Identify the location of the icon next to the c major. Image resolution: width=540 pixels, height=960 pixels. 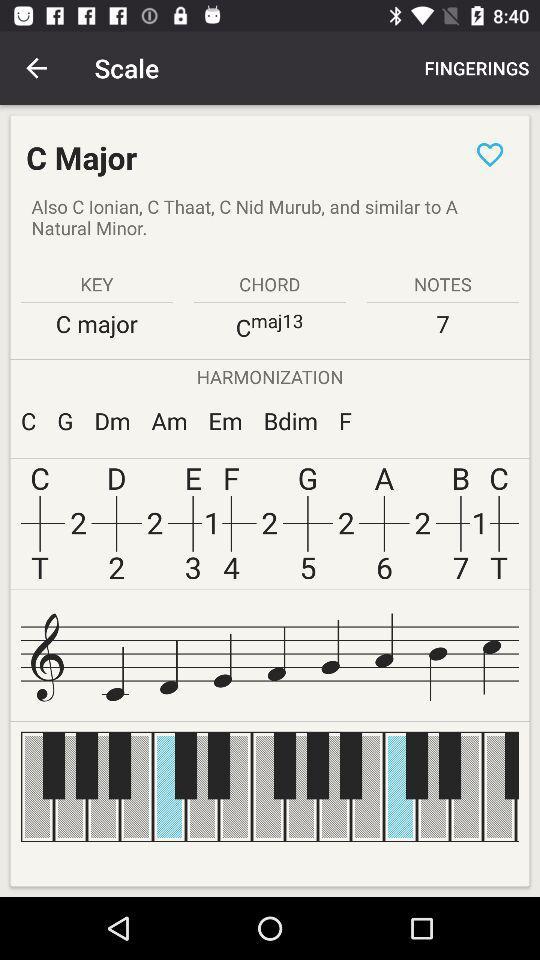
(489, 153).